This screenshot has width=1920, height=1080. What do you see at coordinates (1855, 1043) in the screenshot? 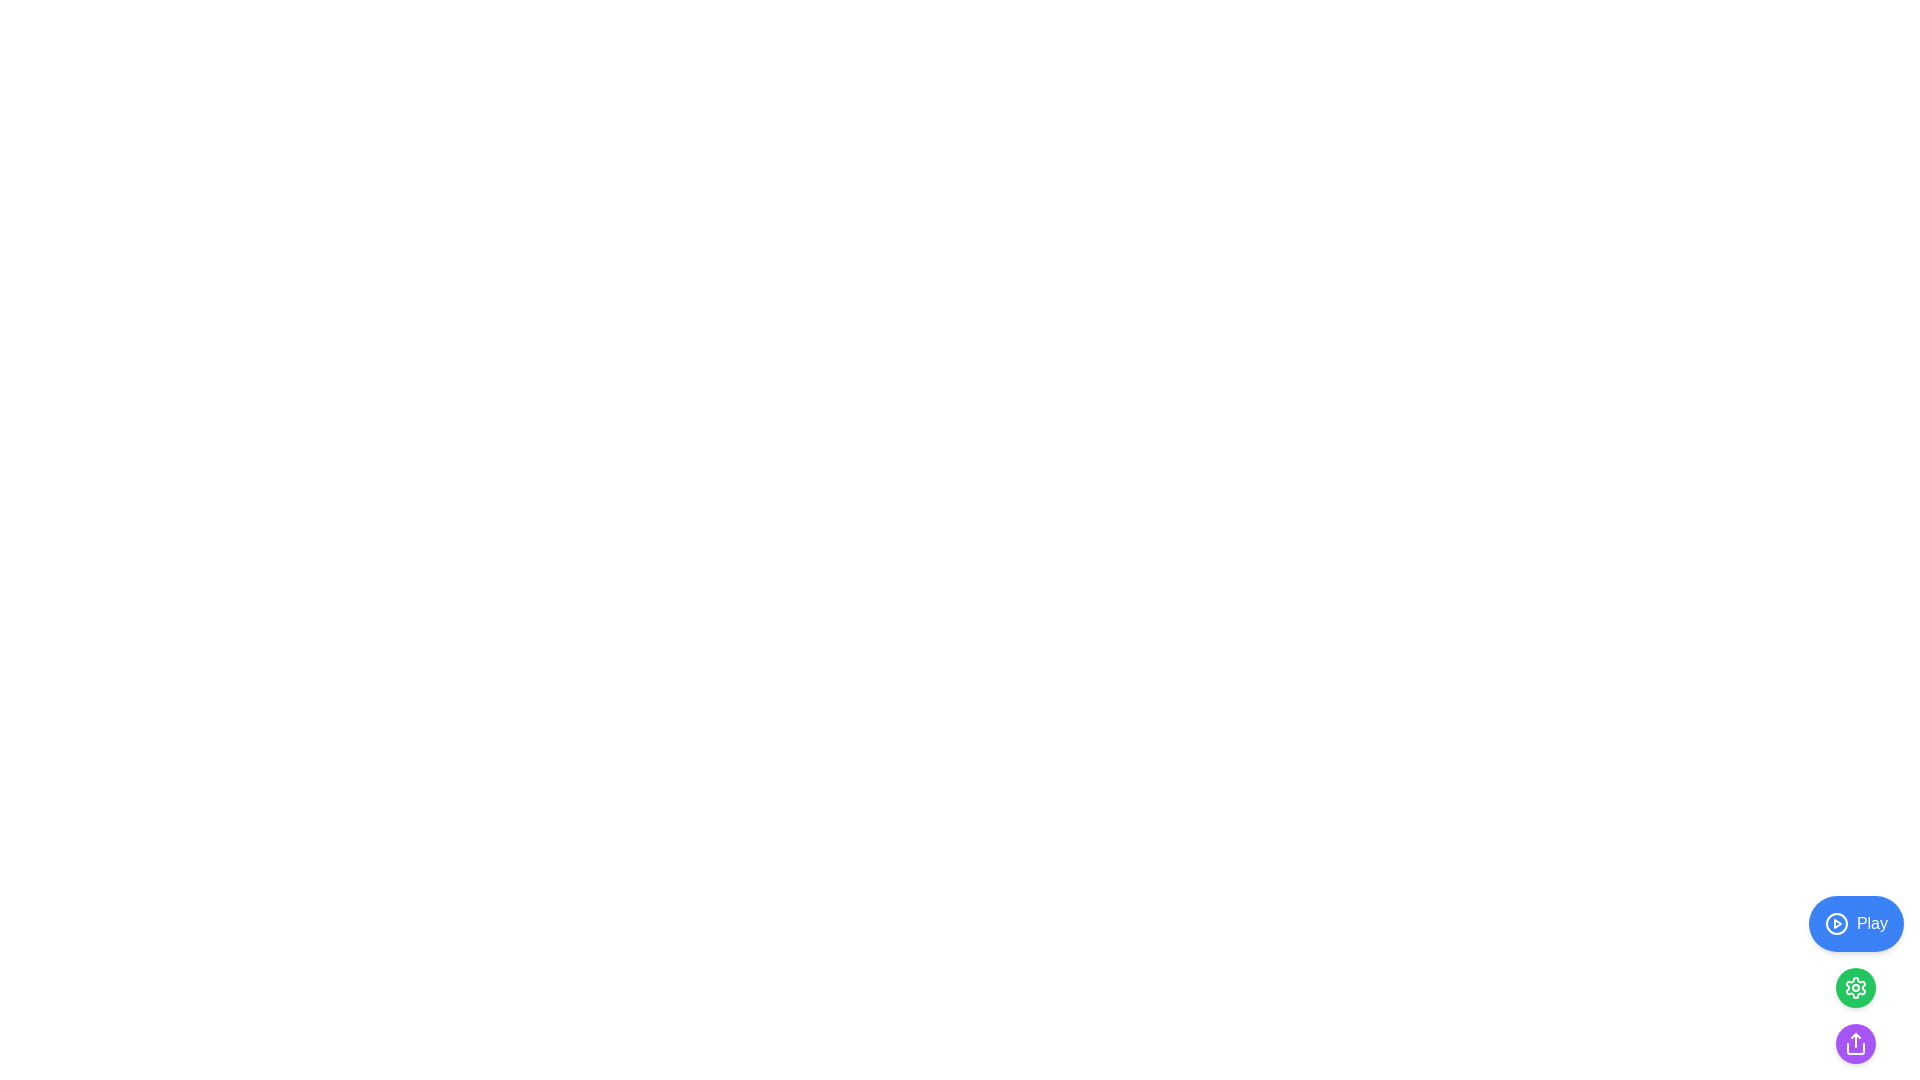
I see `the circular purple button with a white share icon at its center to initiate a share action` at bounding box center [1855, 1043].